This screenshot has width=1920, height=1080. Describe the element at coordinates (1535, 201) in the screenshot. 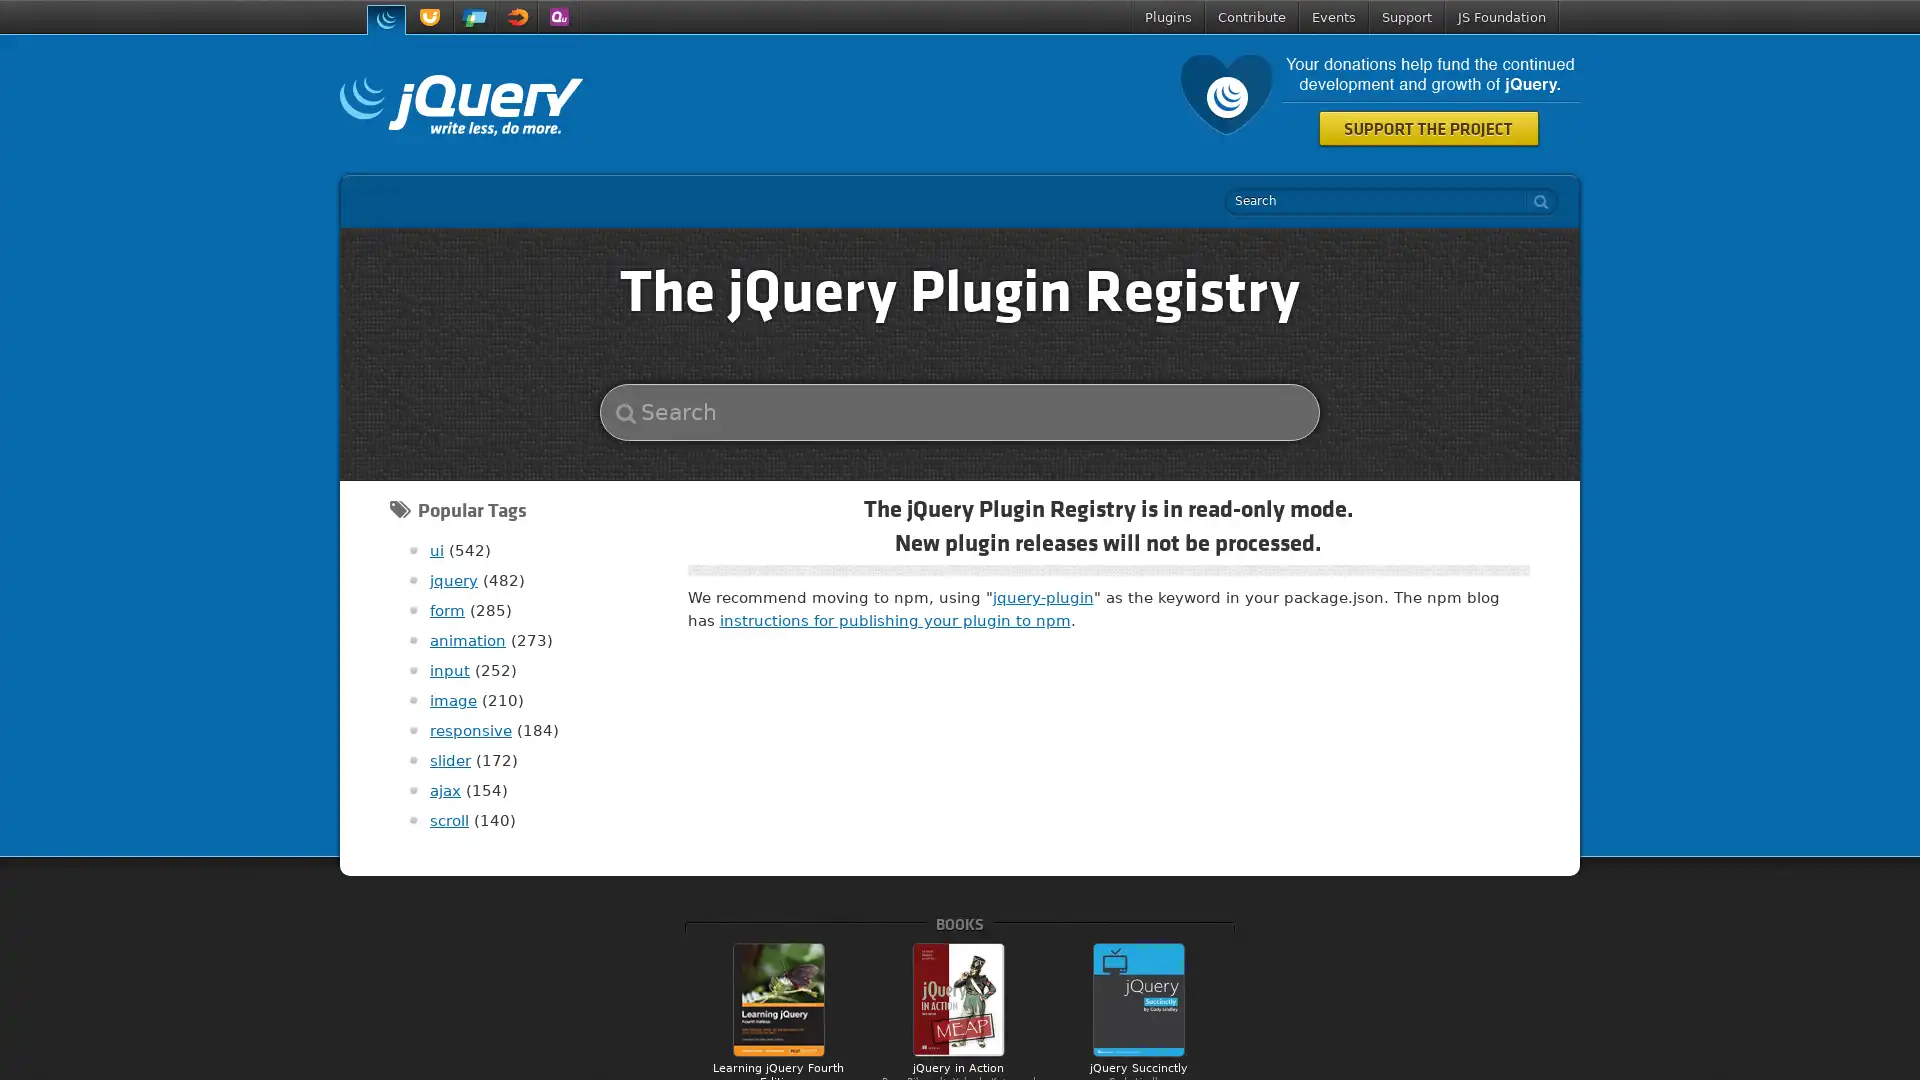

I see `search` at that location.